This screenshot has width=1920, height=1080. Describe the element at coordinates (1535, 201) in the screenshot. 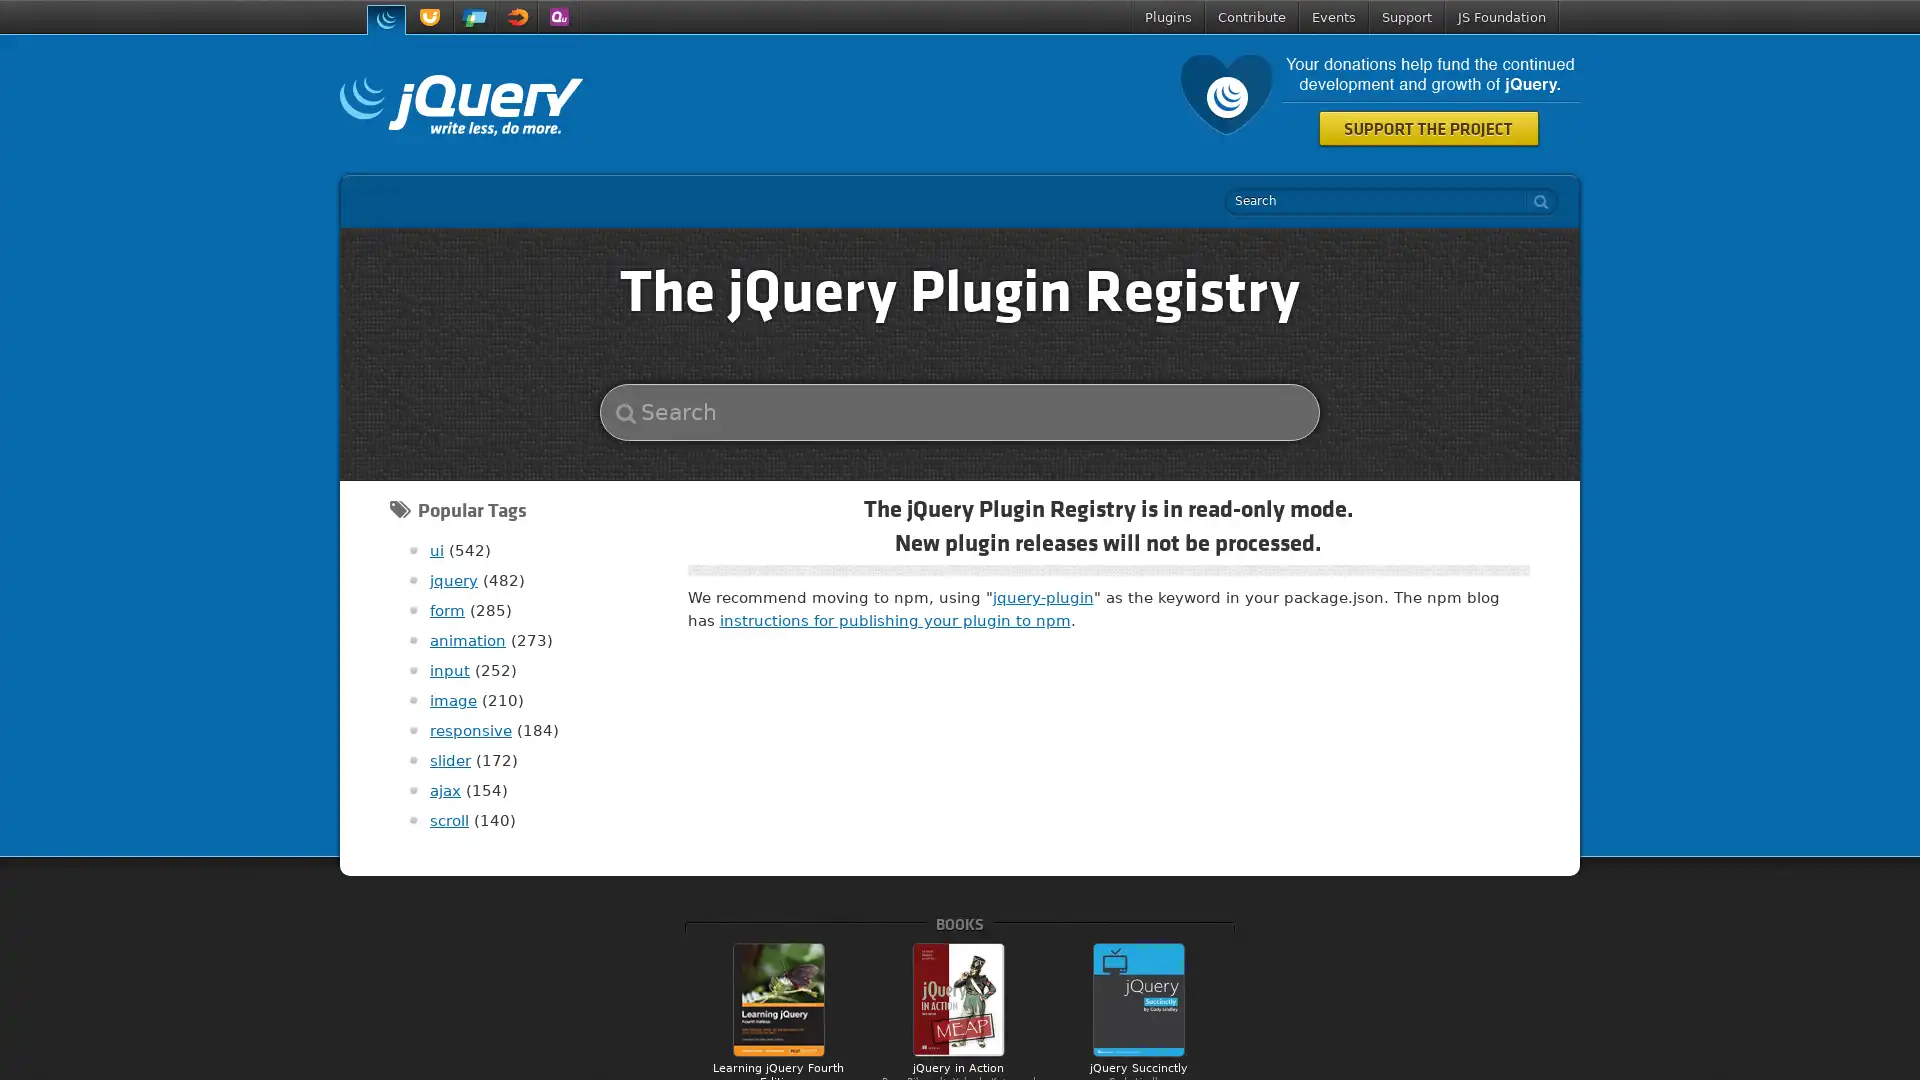

I see `search` at that location.